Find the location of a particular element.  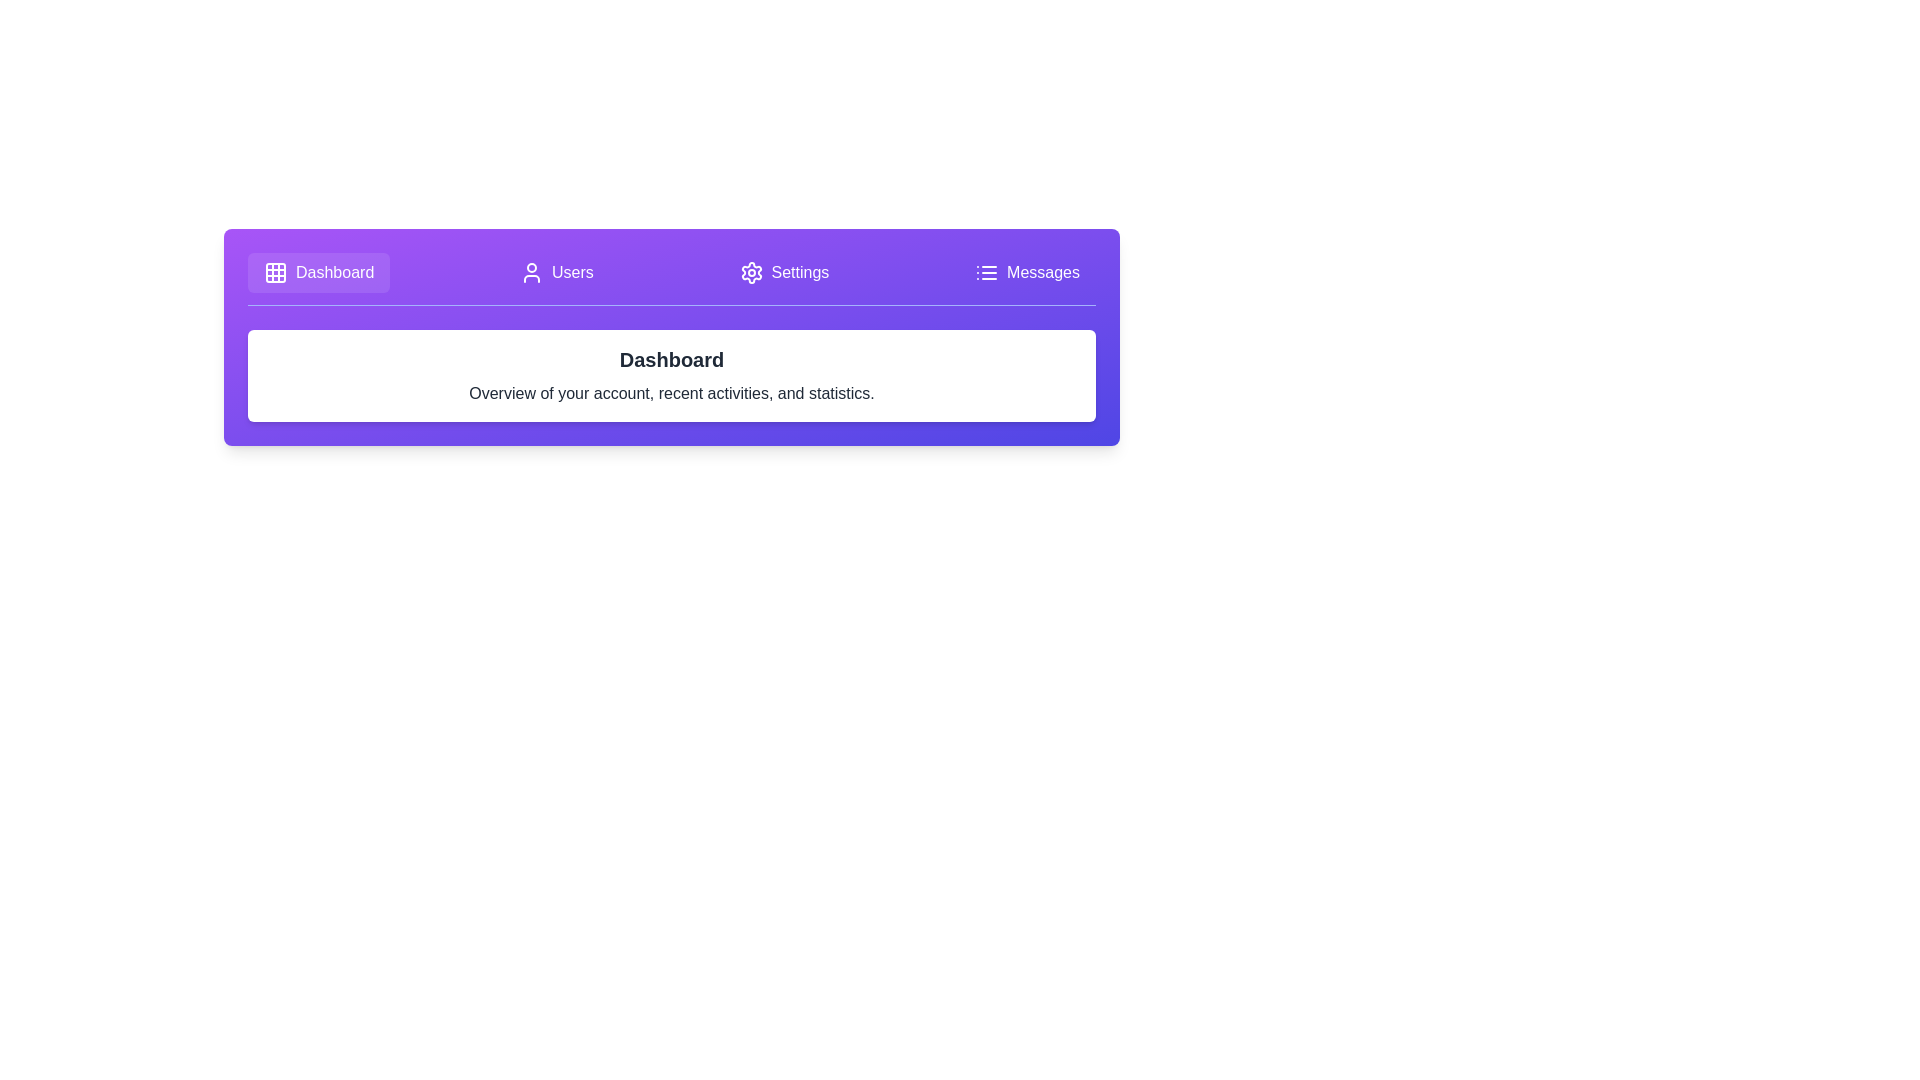

the text label displaying 'Overview of your account, recent activities, and statistics.' located below the 'Dashboard' title on a purple shaded banner is located at coordinates (672, 393).